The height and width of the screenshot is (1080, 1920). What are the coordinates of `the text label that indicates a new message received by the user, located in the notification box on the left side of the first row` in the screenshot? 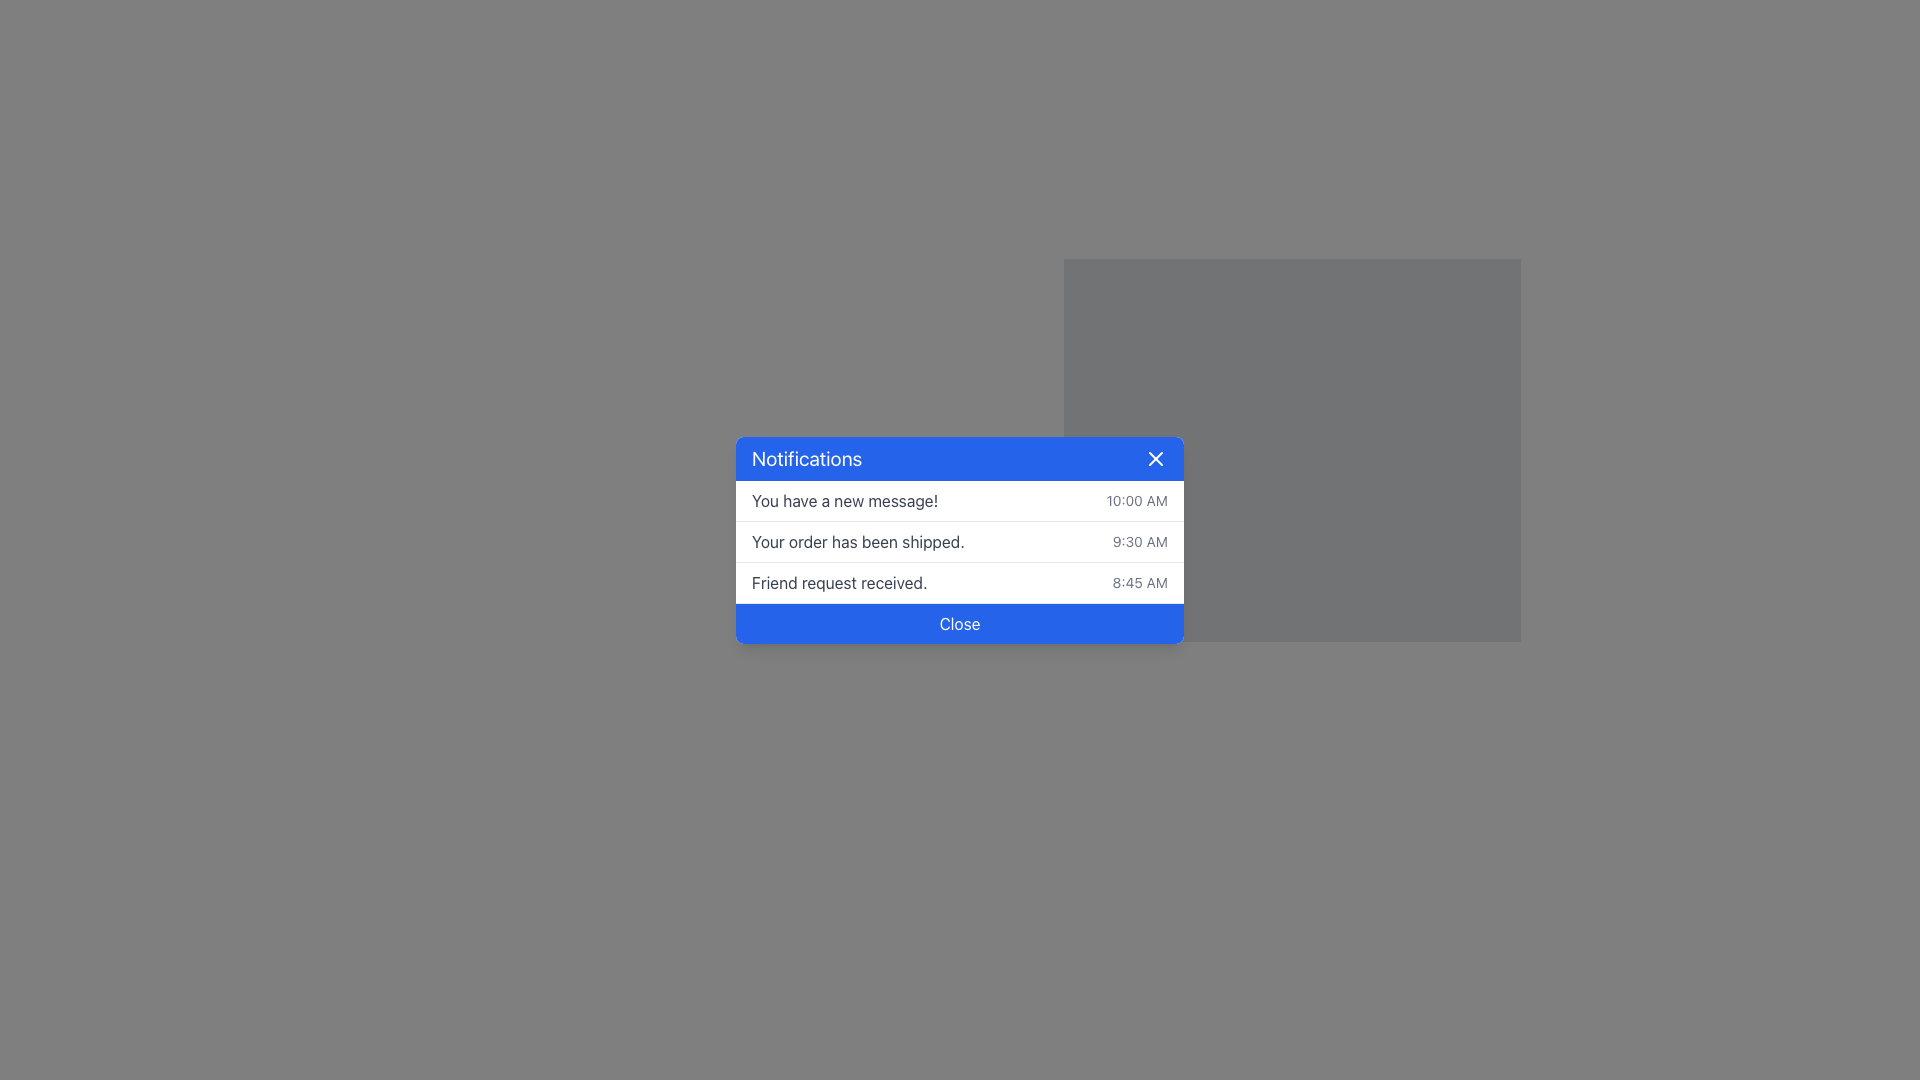 It's located at (845, 499).